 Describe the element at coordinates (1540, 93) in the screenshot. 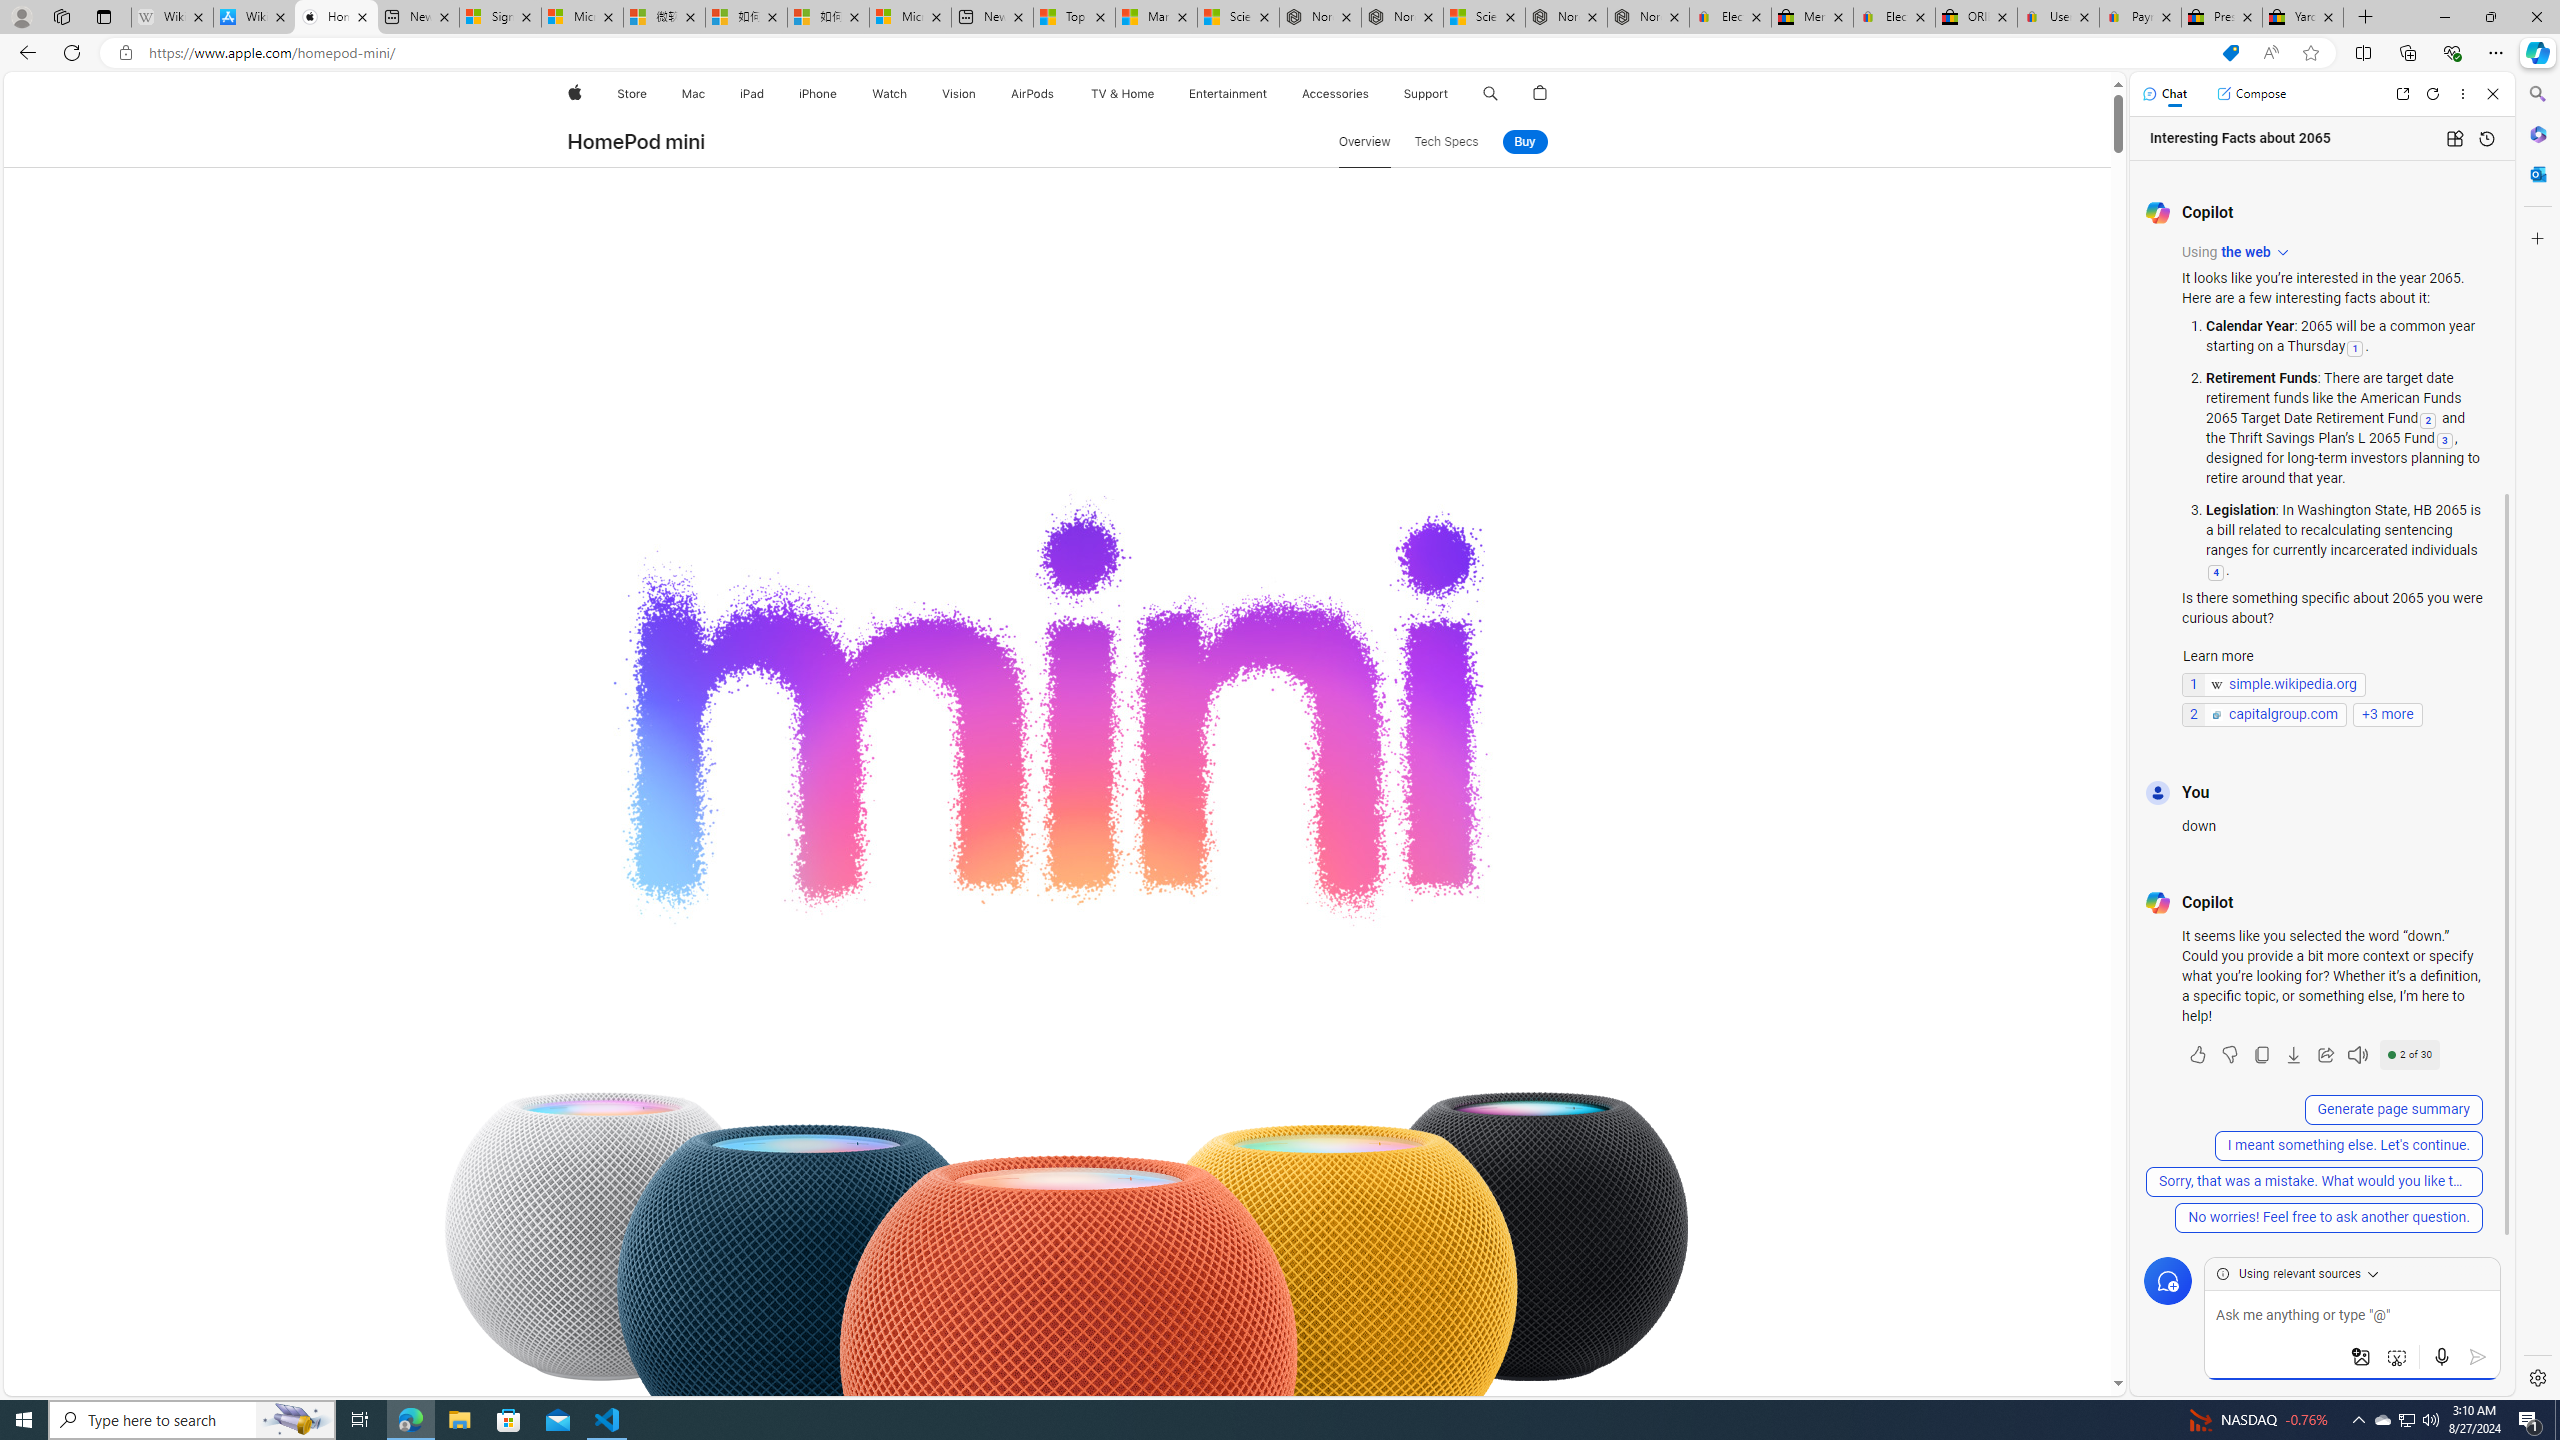

I see `'AutomationID: globalnav-bag'` at that location.